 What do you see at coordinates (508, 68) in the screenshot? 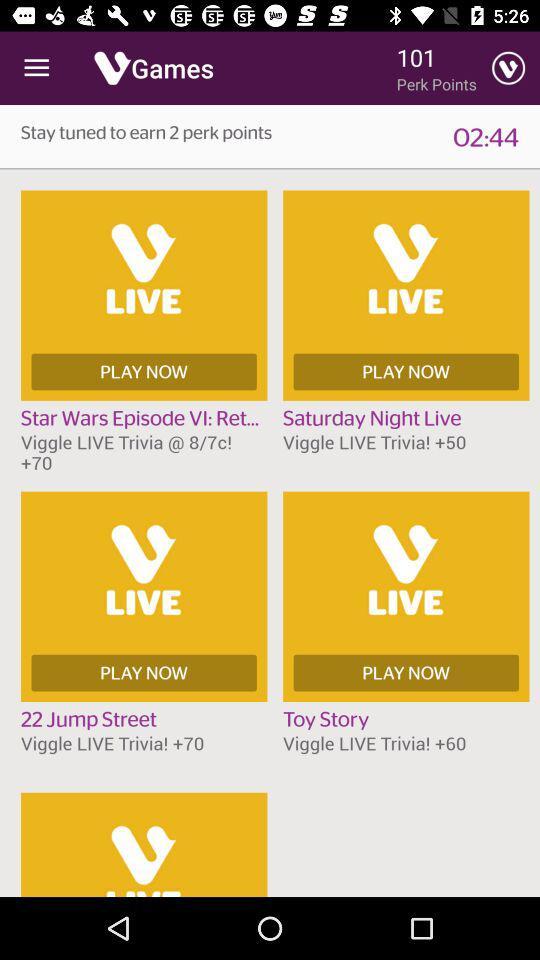
I see `icon above the 02:44 item` at bounding box center [508, 68].